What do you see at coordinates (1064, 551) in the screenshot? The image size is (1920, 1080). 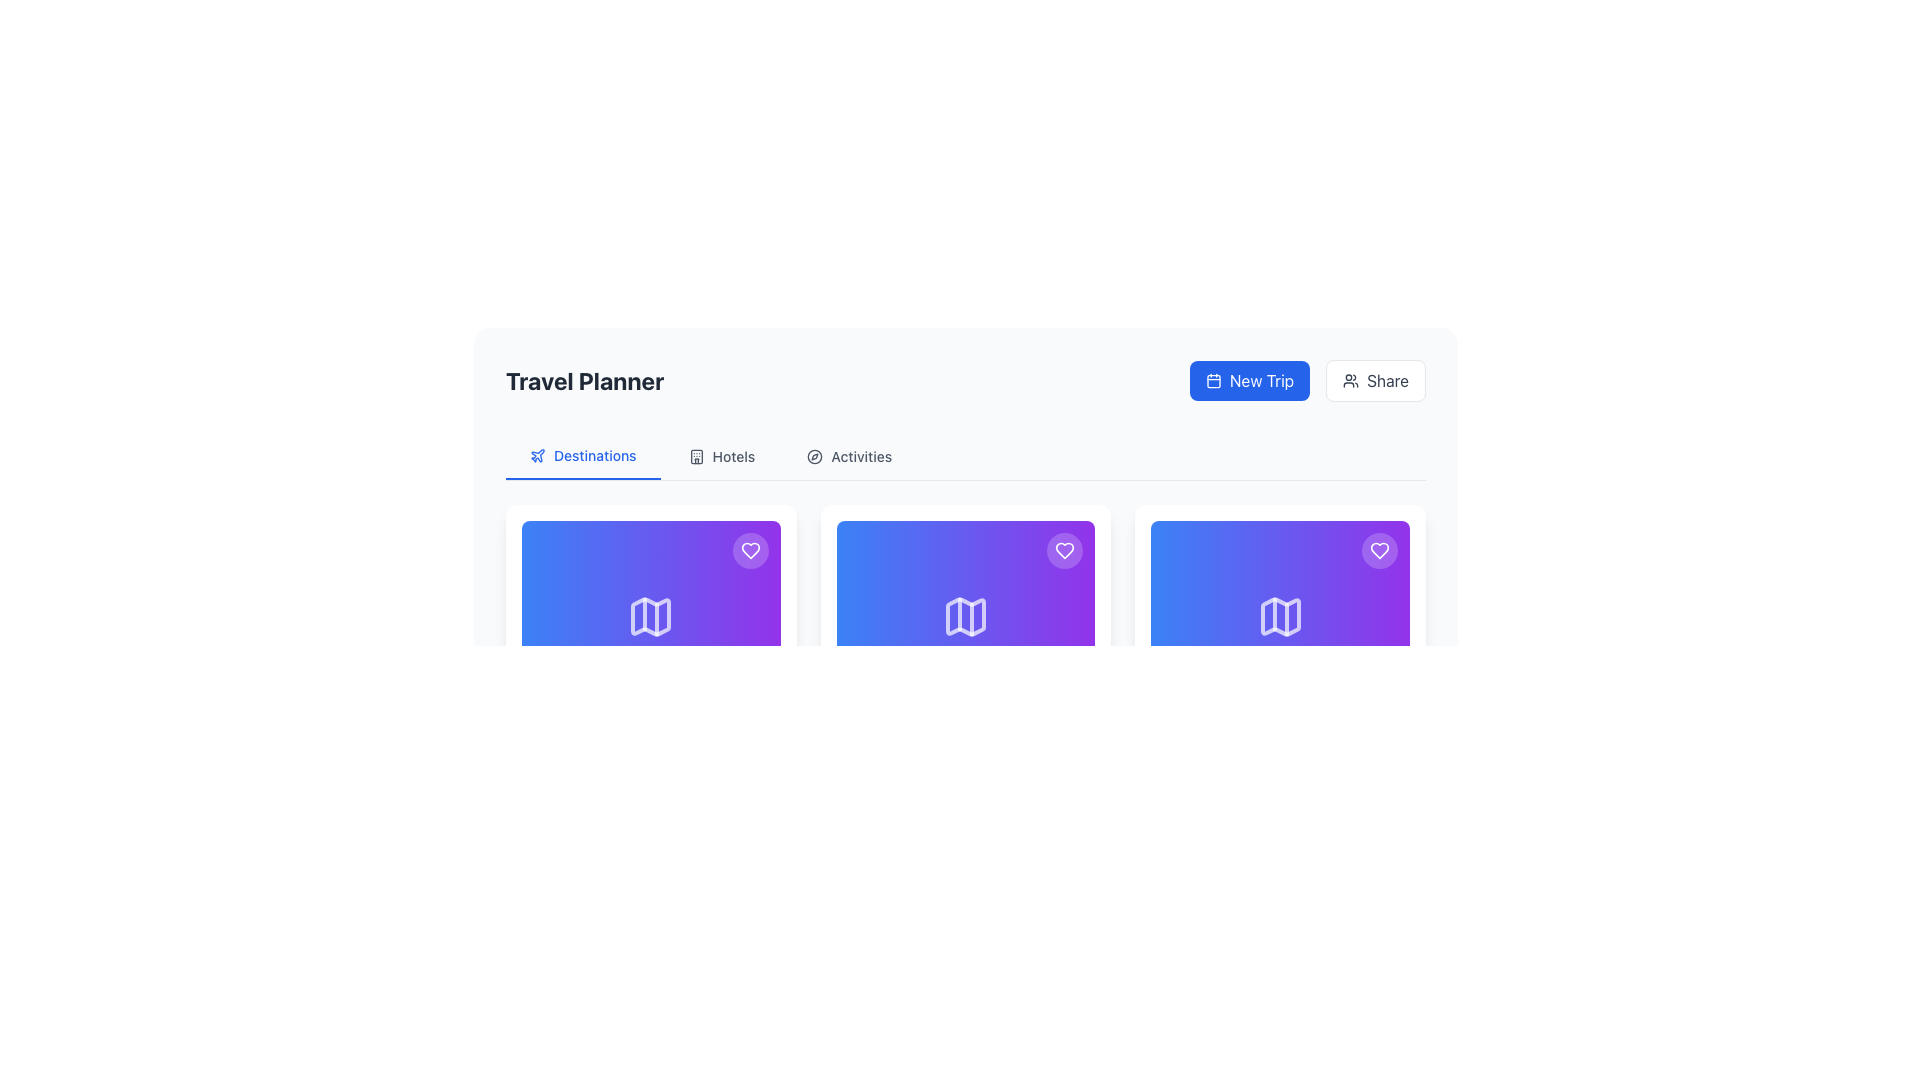 I see `the heart-shaped icon button, which is filled with purple or pink` at bounding box center [1064, 551].